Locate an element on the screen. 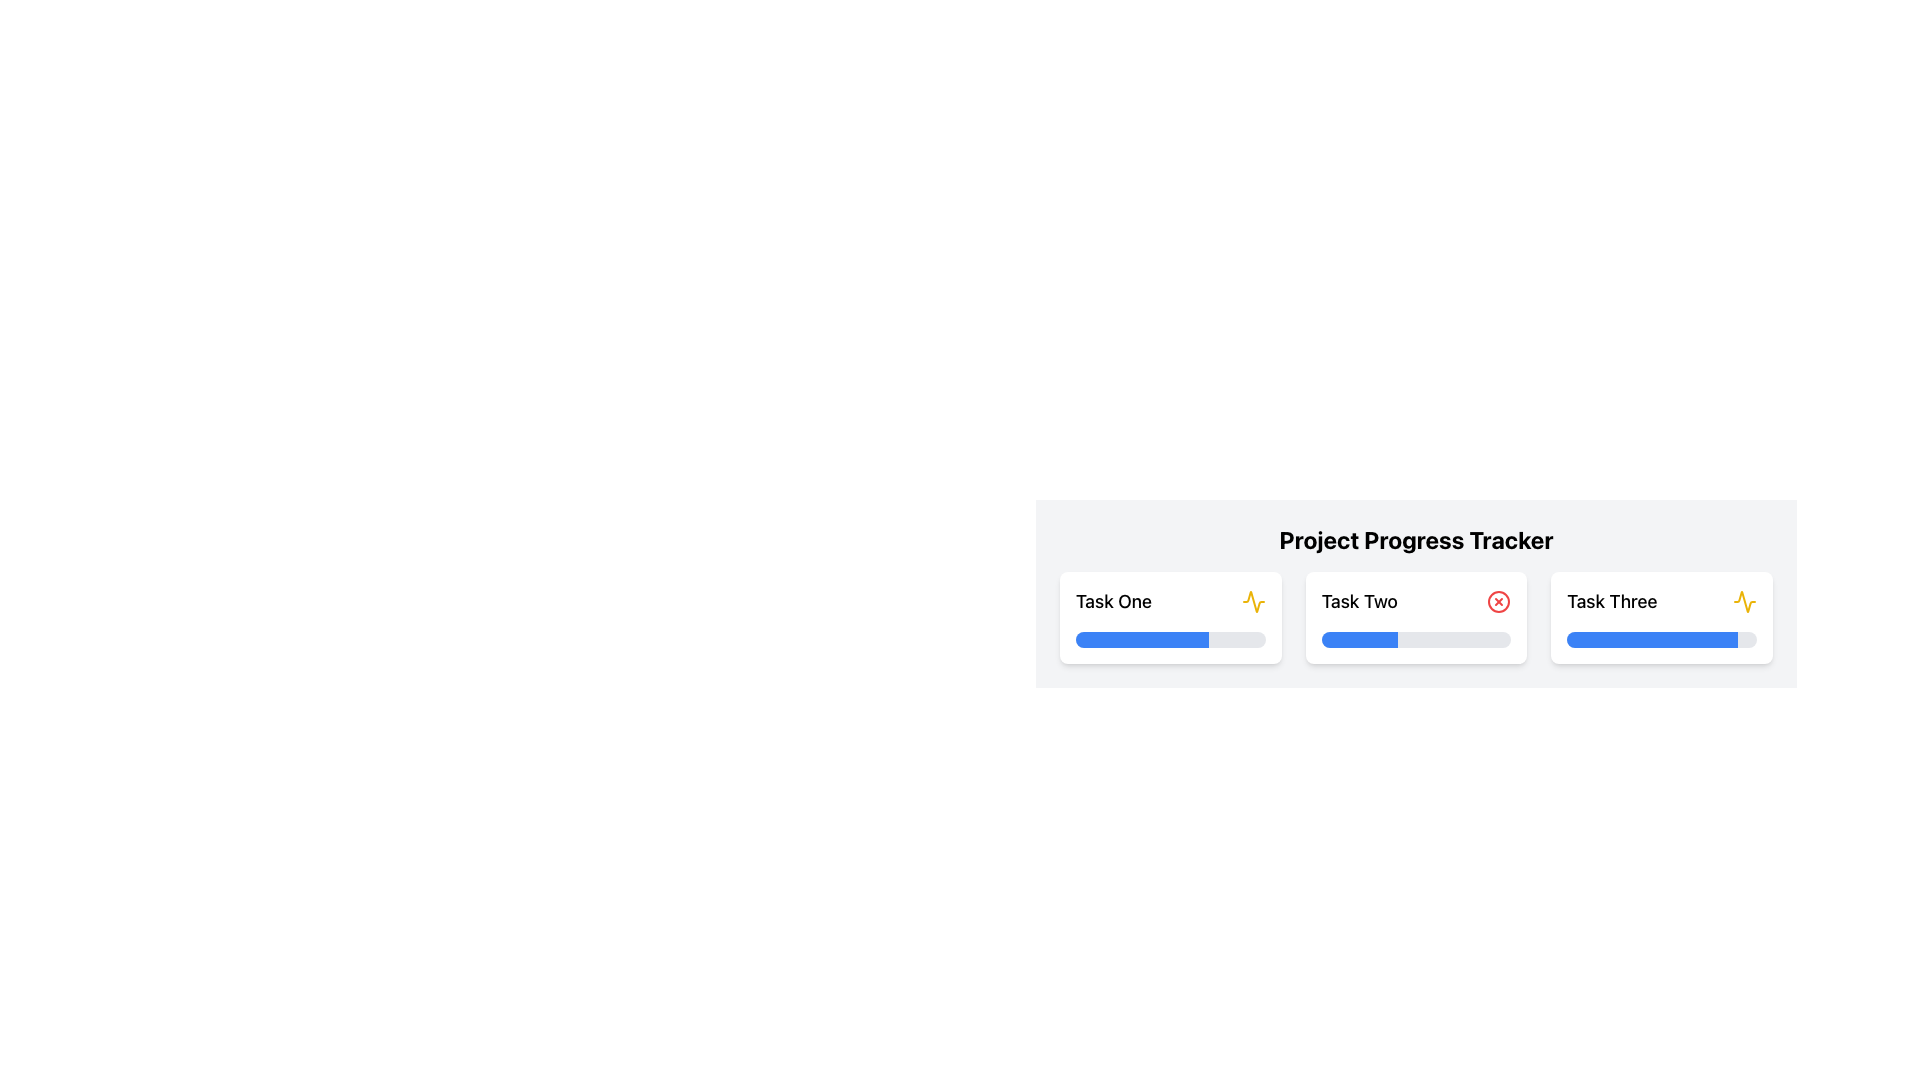  the Text Label that identifies 'Task Two' within the central card of a group of three task cards is located at coordinates (1359, 600).